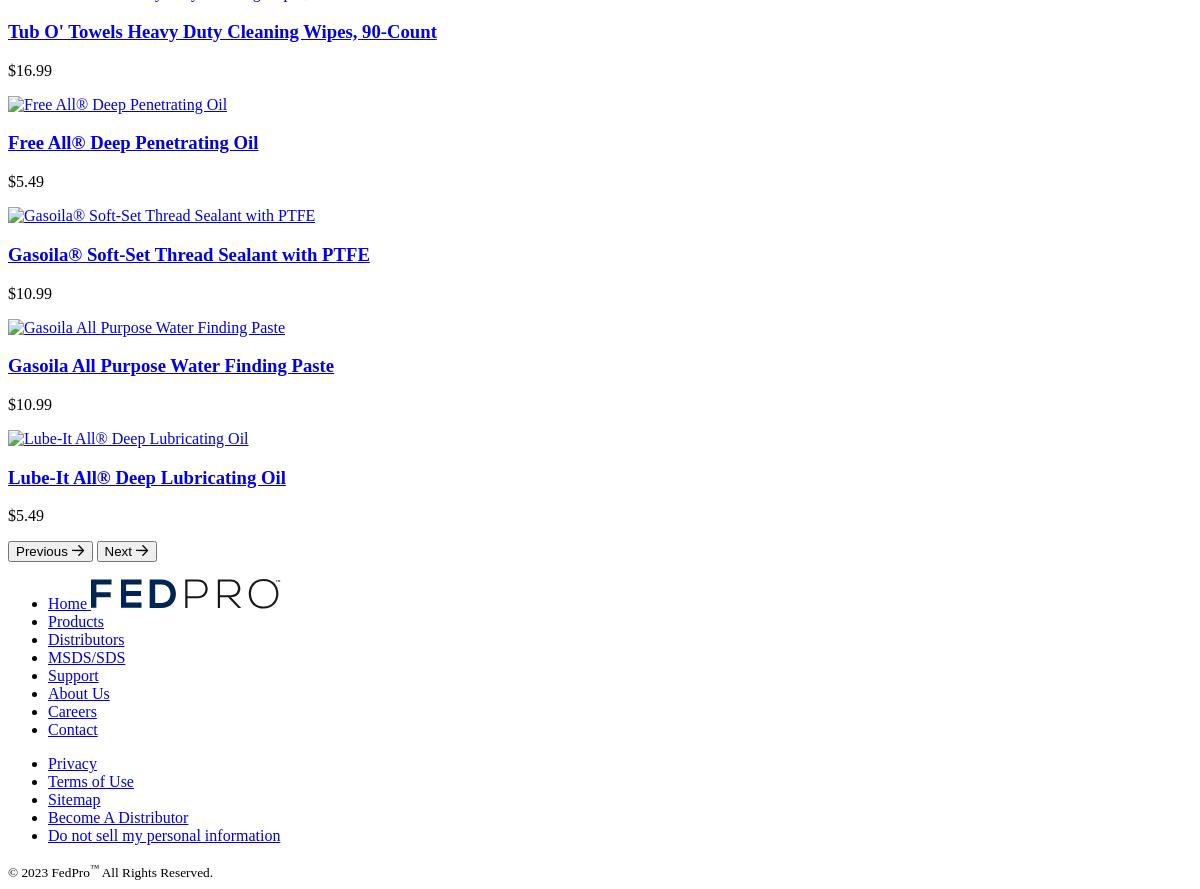 The width and height of the screenshot is (1200, 889). What do you see at coordinates (86, 639) in the screenshot?
I see `'Distributors'` at bounding box center [86, 639].